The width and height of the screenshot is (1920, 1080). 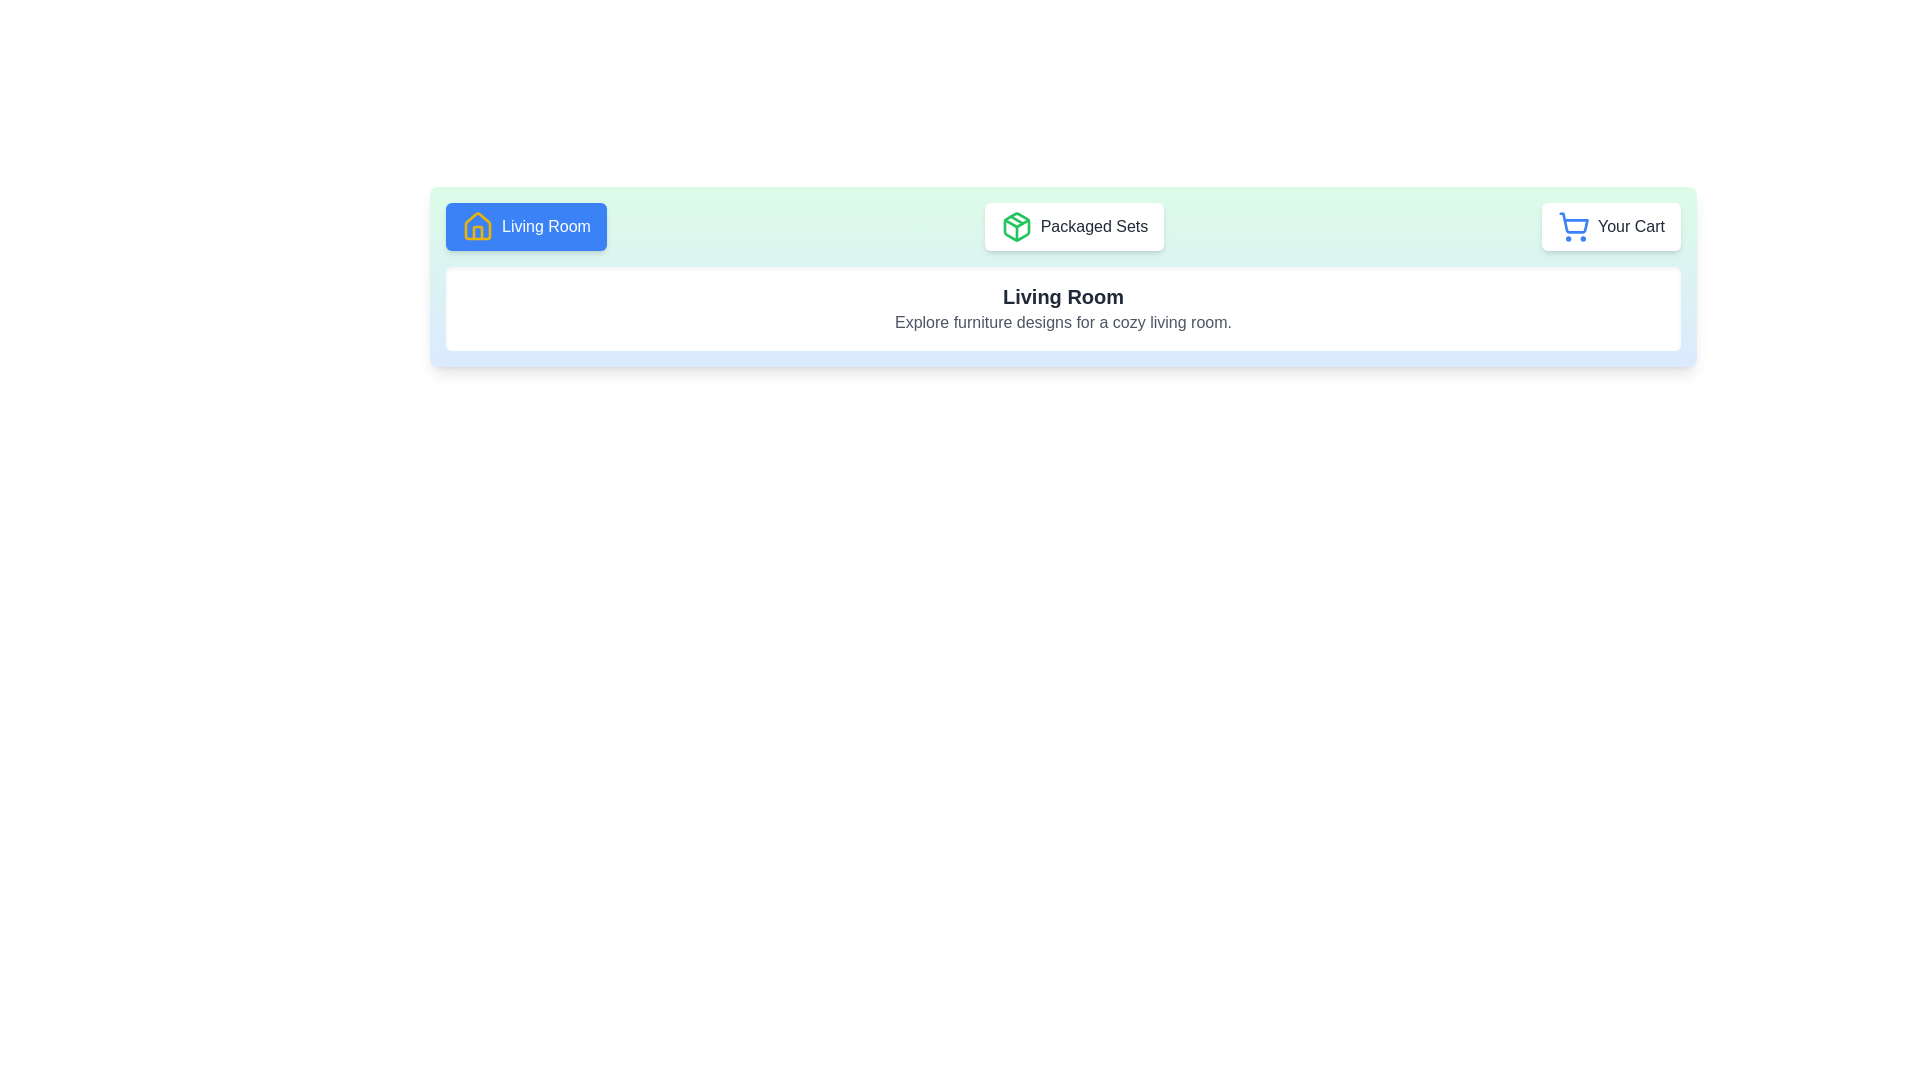 I want to click on the button labeled Packaged Sets, so click(x=1073, y=226).